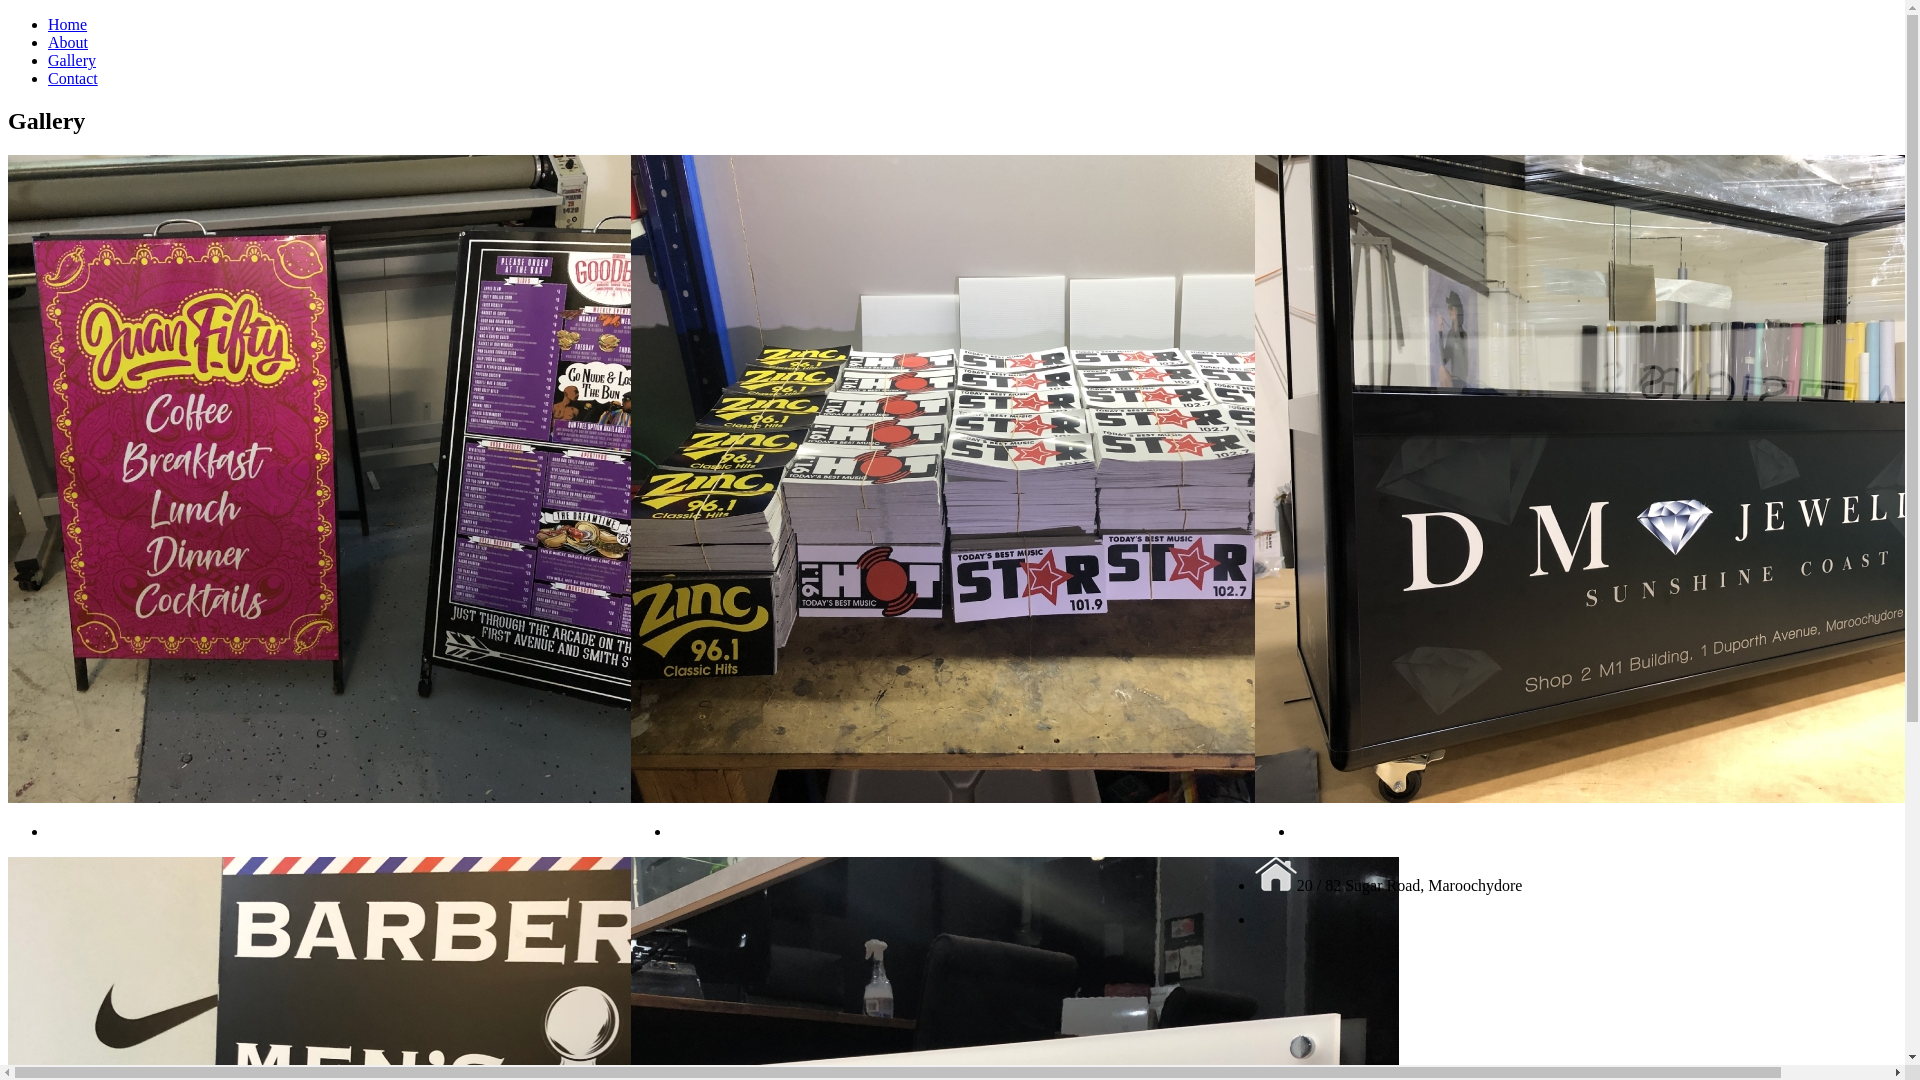 The width and height of the screenshot is (1920, 1080). What do you see at coordinates (72, 59) in the screenshot?
I see `'Gallery'` at bounding box center [72, 59].